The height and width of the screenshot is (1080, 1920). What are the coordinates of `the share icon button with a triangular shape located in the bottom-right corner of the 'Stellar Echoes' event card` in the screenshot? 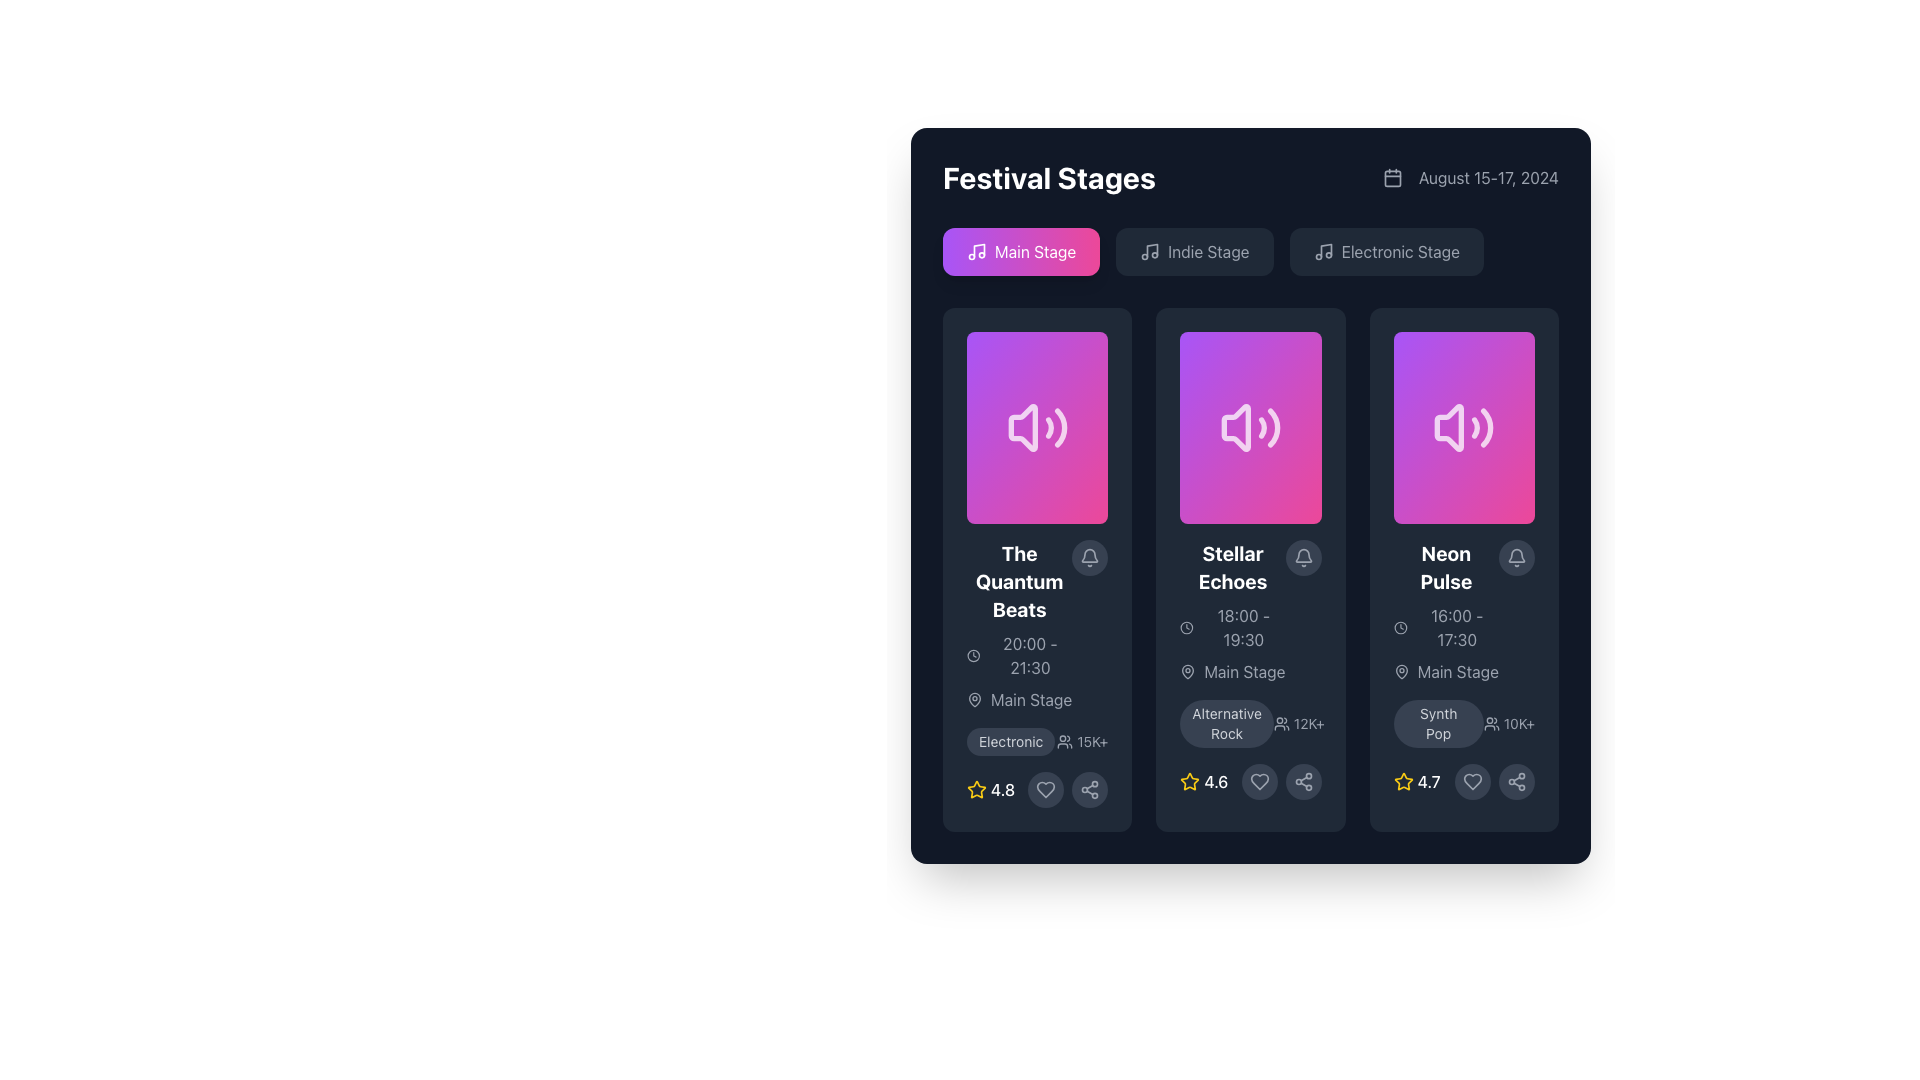 It's located at (1089, 789).